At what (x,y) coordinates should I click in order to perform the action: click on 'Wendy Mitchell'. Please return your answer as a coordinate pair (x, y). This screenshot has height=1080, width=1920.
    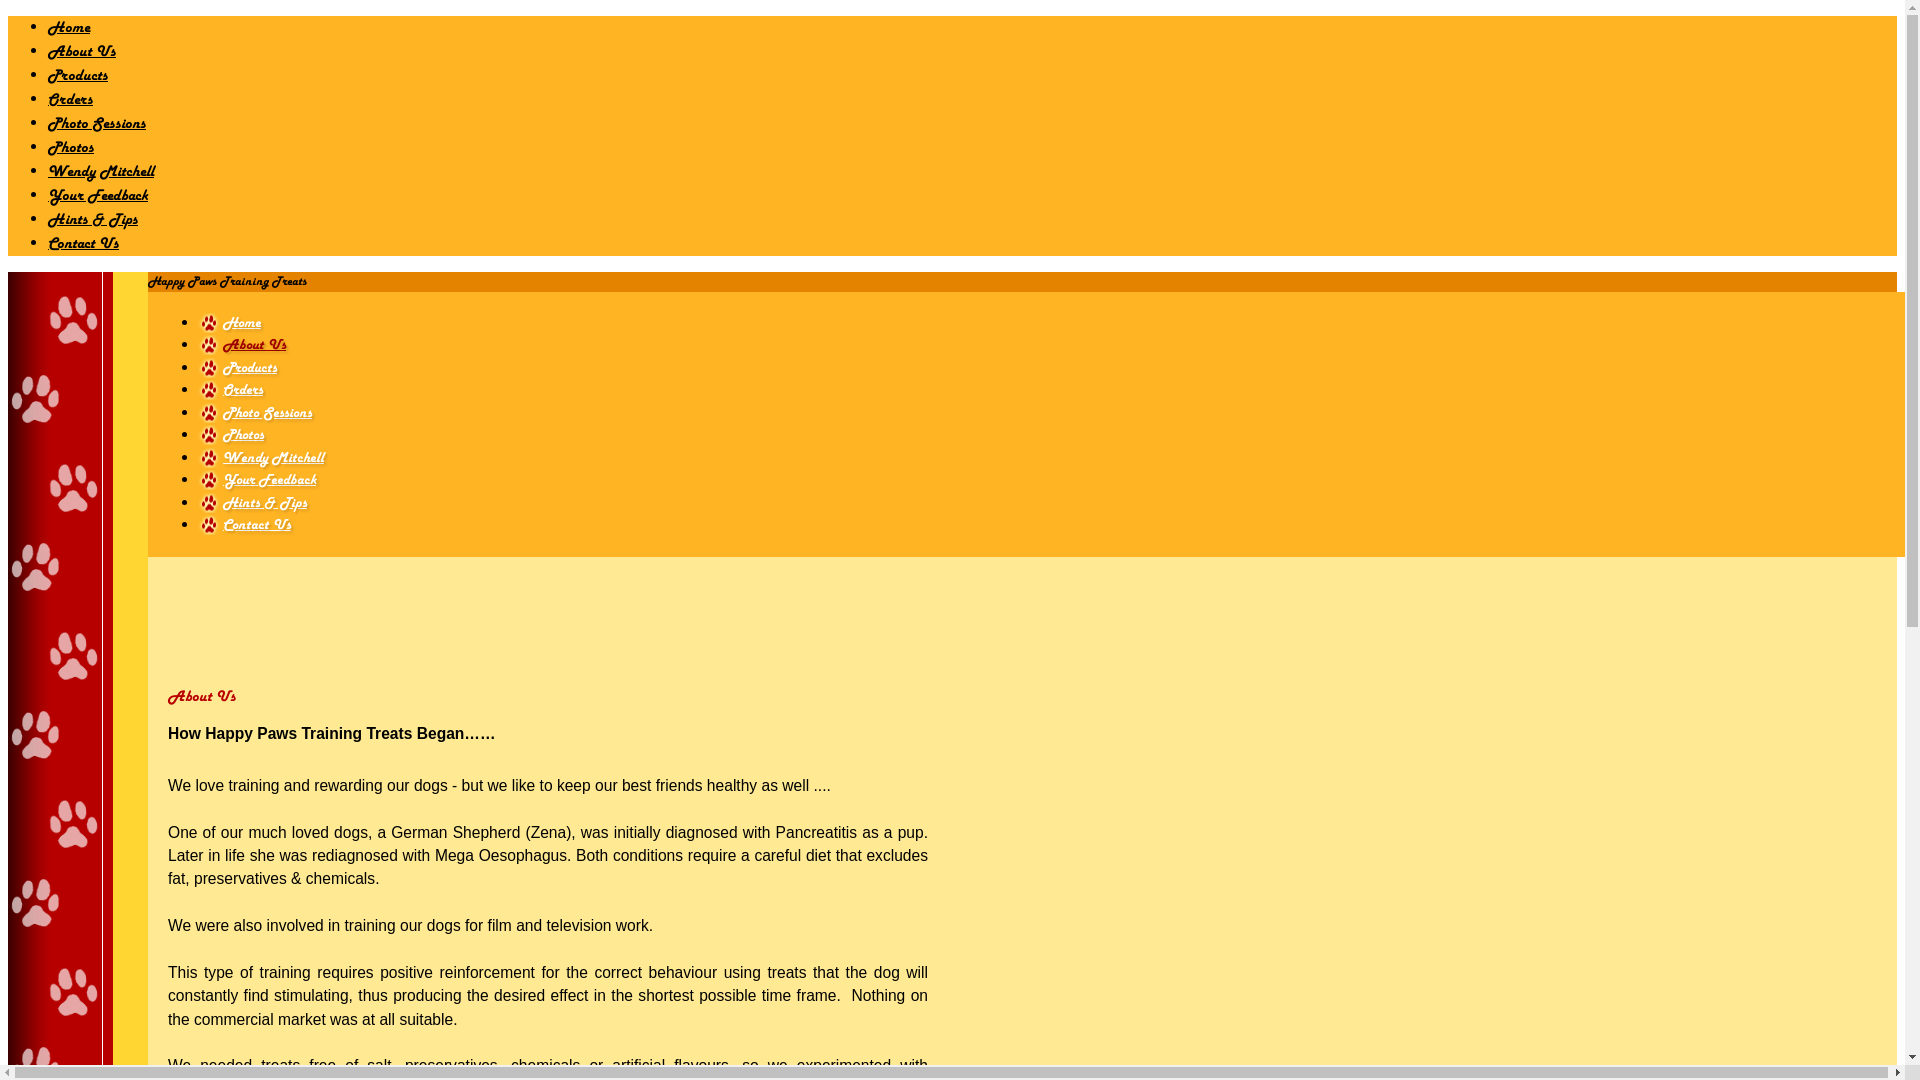
    Looking at the image, I should click on (99, 170).